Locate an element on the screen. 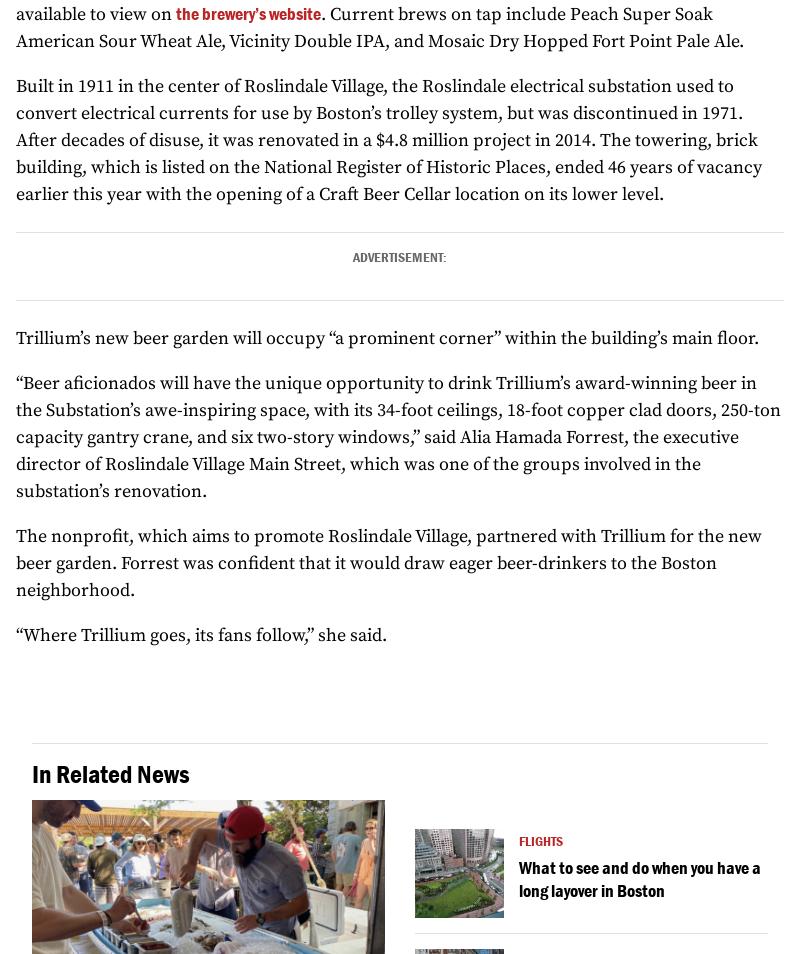 Image resolution: width=800 pixels, height=954 pixels. 'In Related News' is located at coordinates (109, 773).